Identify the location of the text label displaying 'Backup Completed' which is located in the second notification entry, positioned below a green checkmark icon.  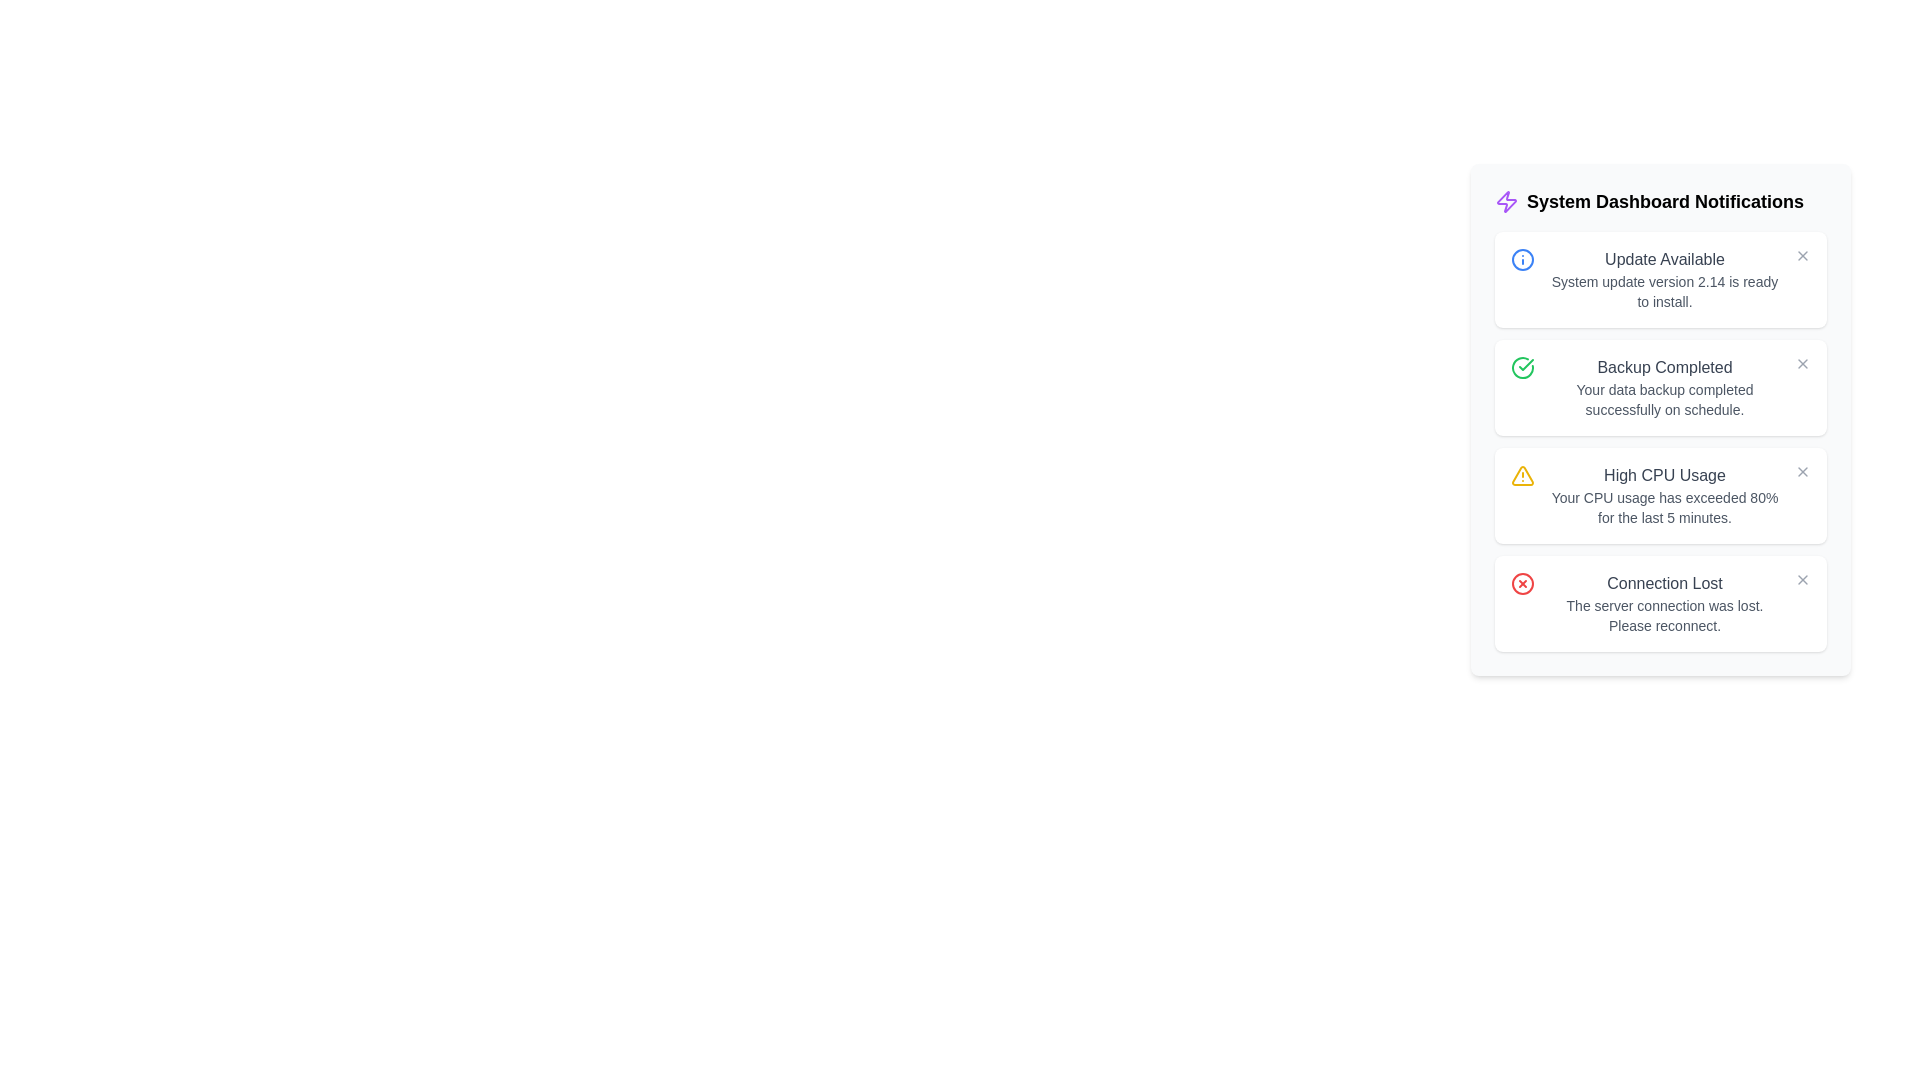
(1665, 367).